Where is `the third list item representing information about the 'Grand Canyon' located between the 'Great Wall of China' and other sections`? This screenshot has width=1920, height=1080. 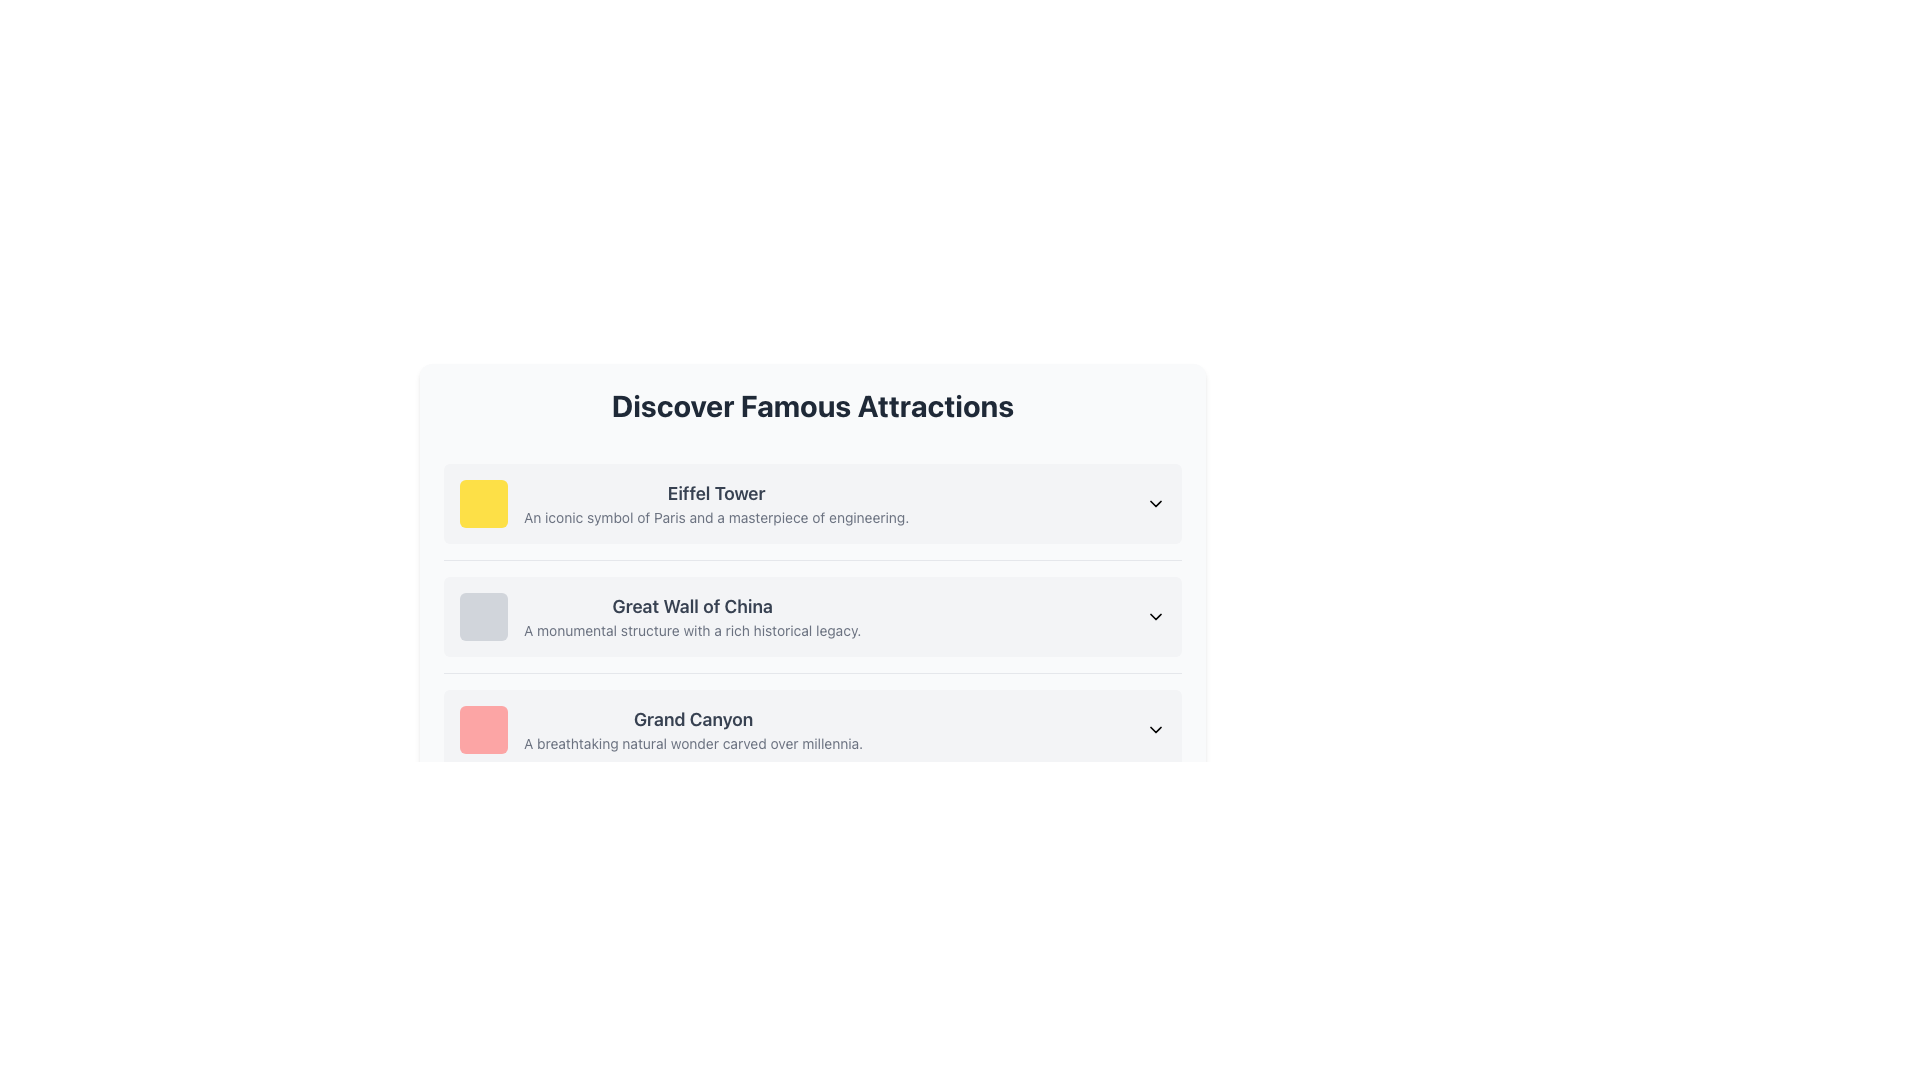 the third list item representing information about the 'Grand Canyon' located between the 'Great Wall of China' and other sections is located at coordinates (812, 729).